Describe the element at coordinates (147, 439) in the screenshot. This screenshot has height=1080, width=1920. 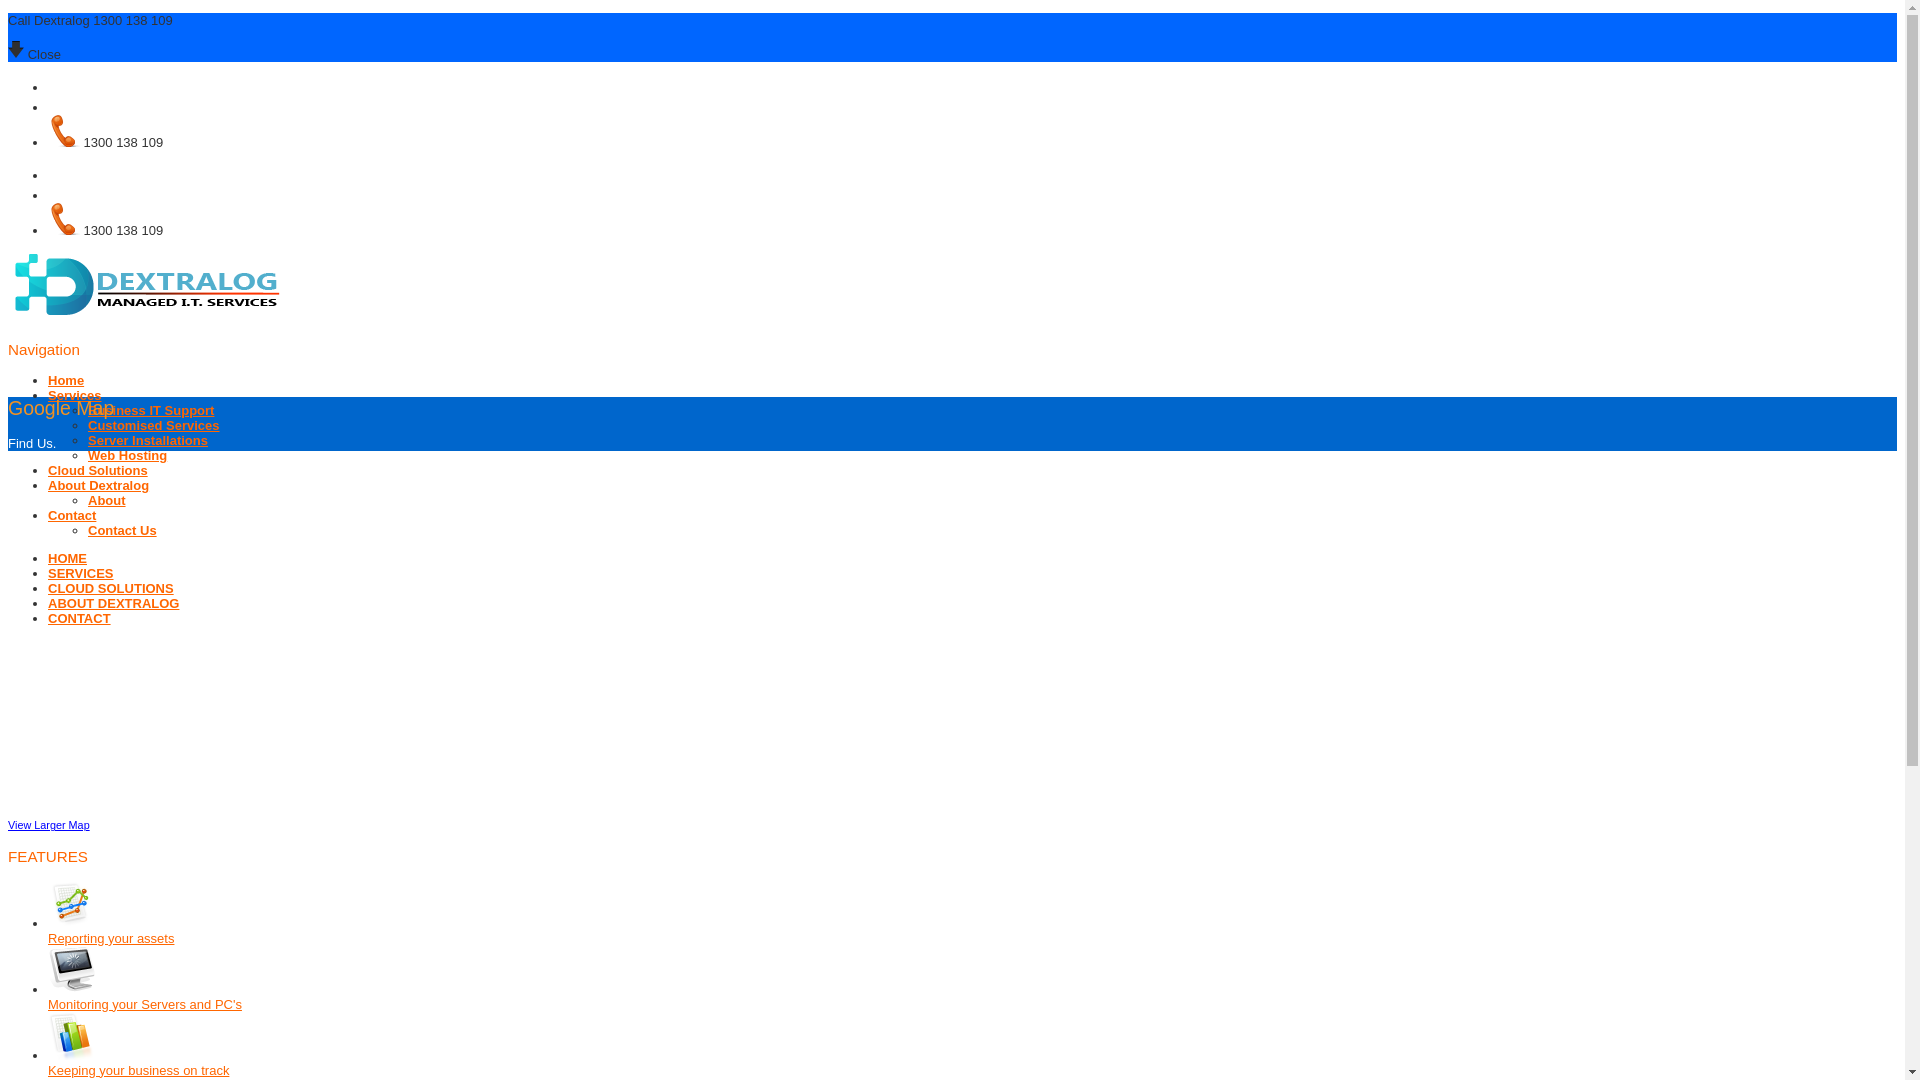
I see `'Server Installations'` at that location.